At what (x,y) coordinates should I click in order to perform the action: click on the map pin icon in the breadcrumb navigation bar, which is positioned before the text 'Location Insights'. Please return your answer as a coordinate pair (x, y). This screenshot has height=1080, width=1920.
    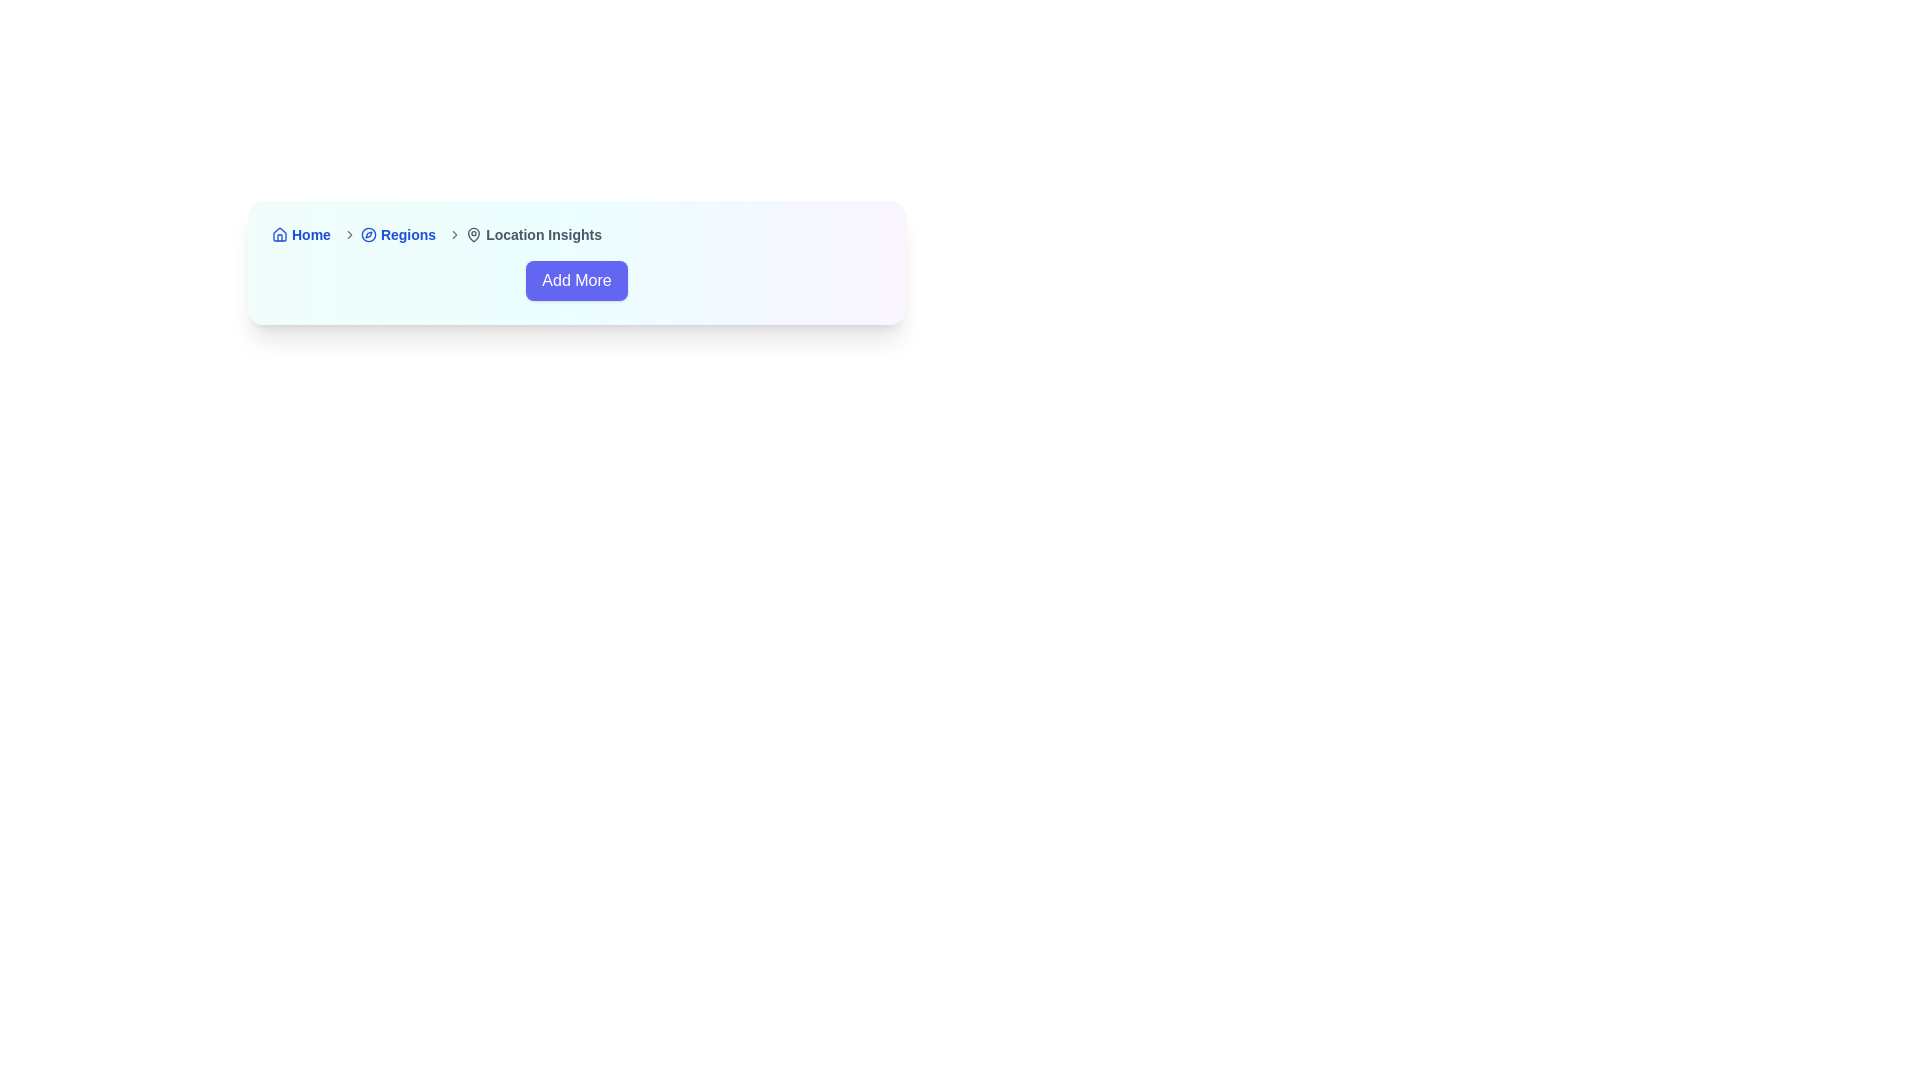
    Looking at the image, I should click on (473, 234).